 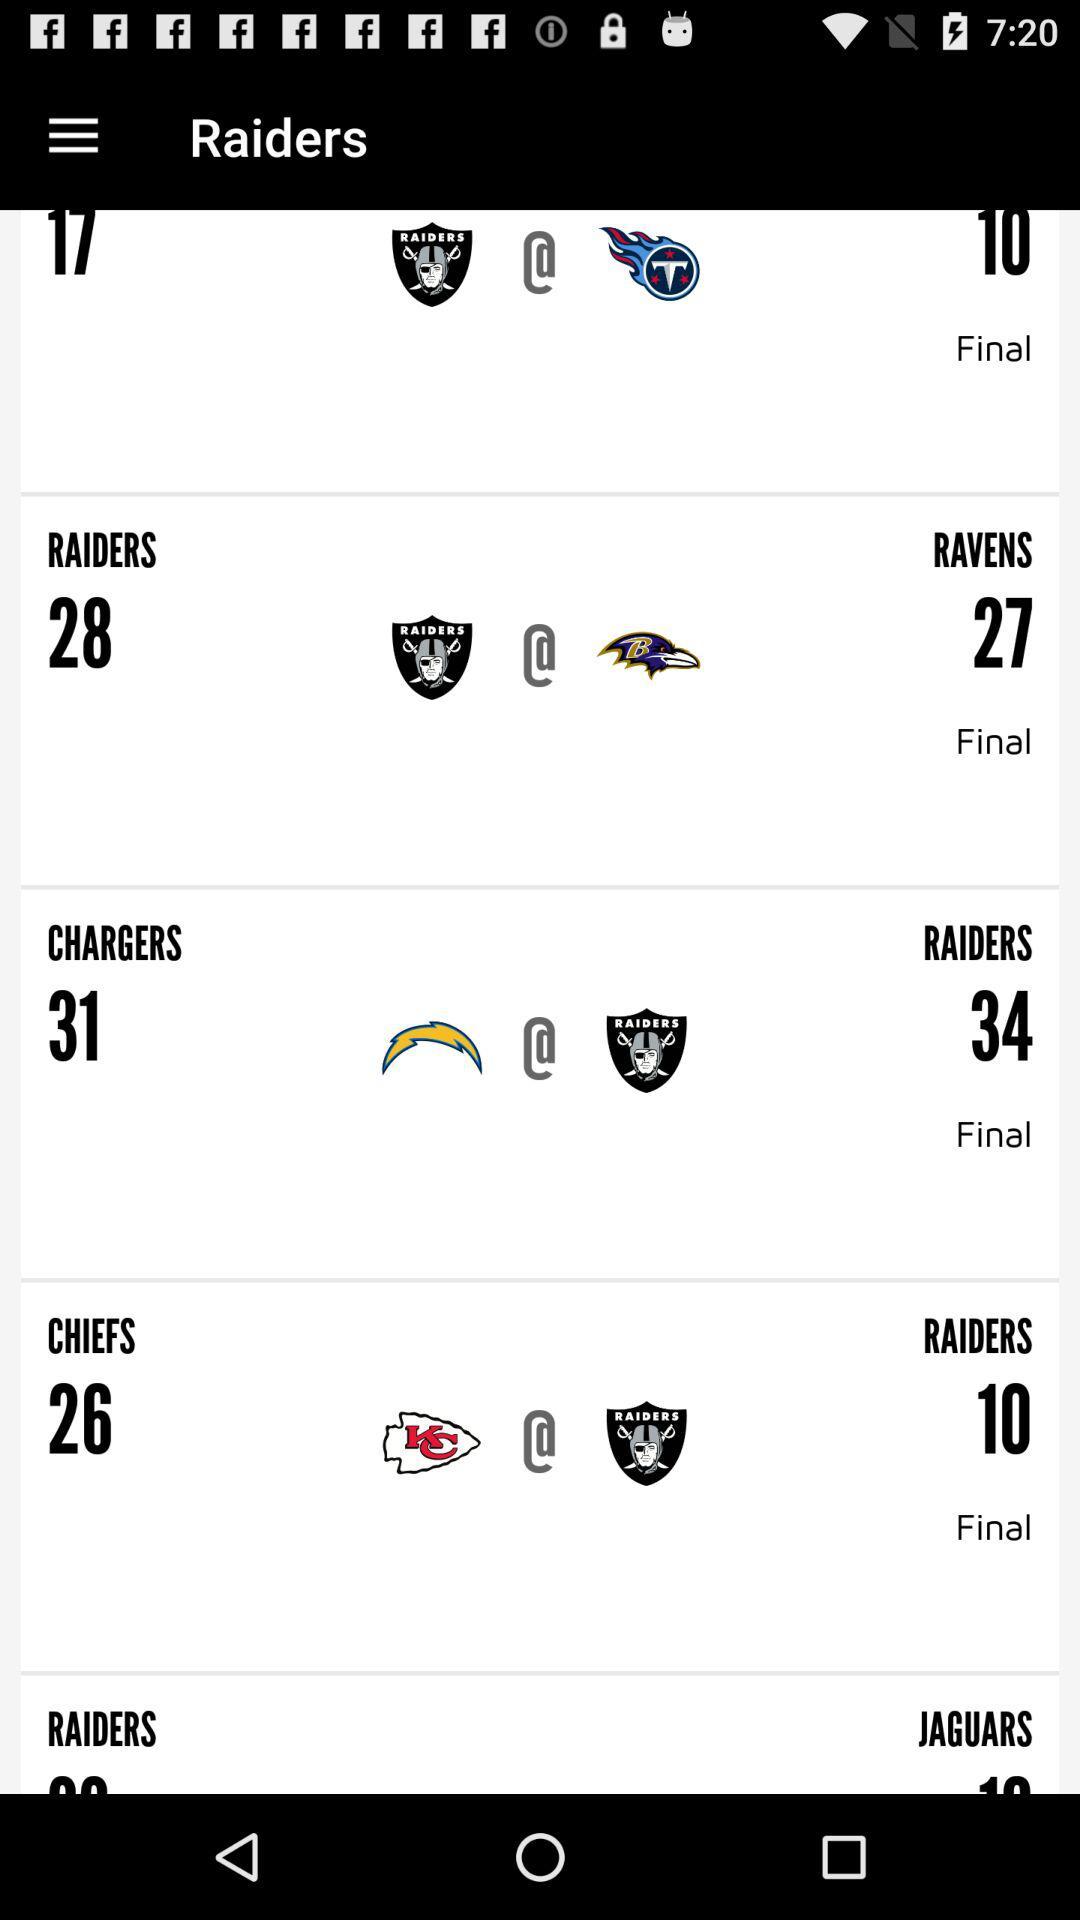 I want to click on the icon to the left of the raiders item, so click(x=72, y=135).